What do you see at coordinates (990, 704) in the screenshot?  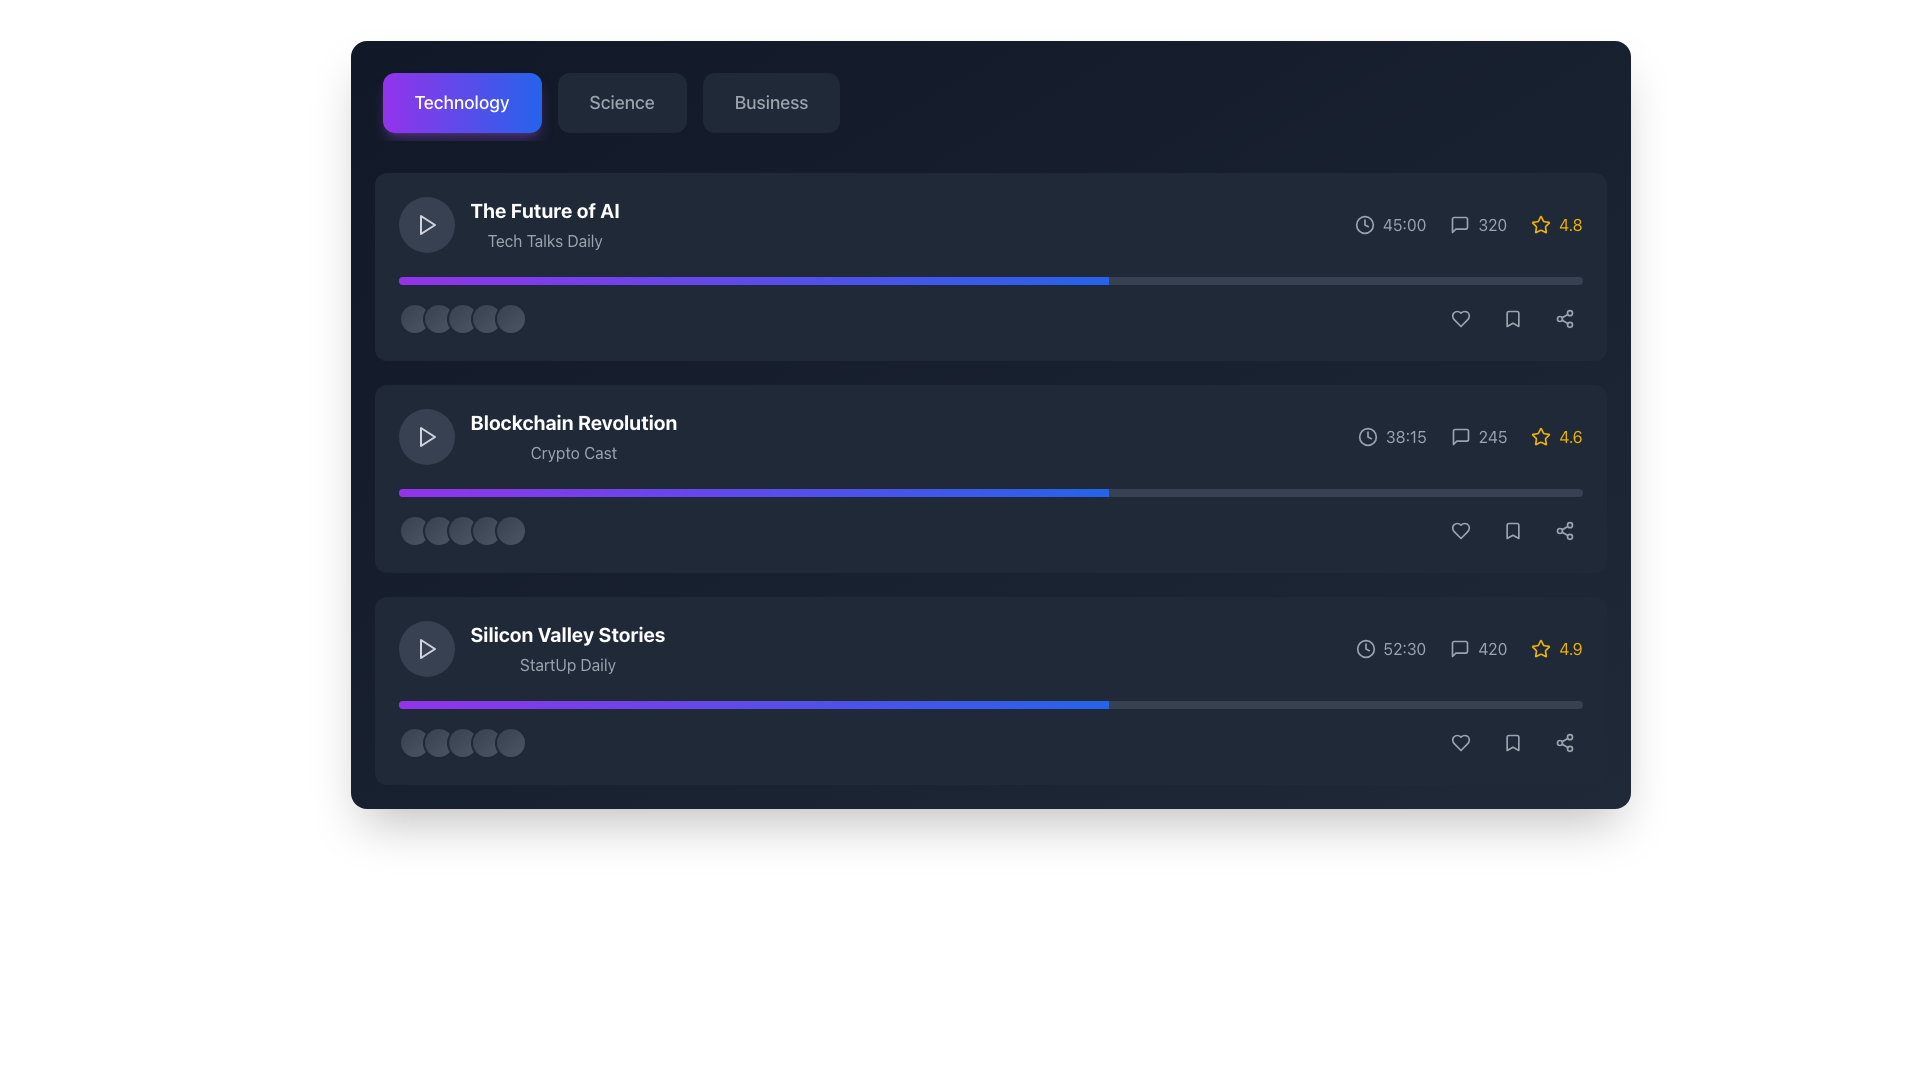 I see `the horizontal progress bar with a gray background and rounded corners located in the third row under the title 'Silicon Valley Stories'` at bounding box center [990, 704].